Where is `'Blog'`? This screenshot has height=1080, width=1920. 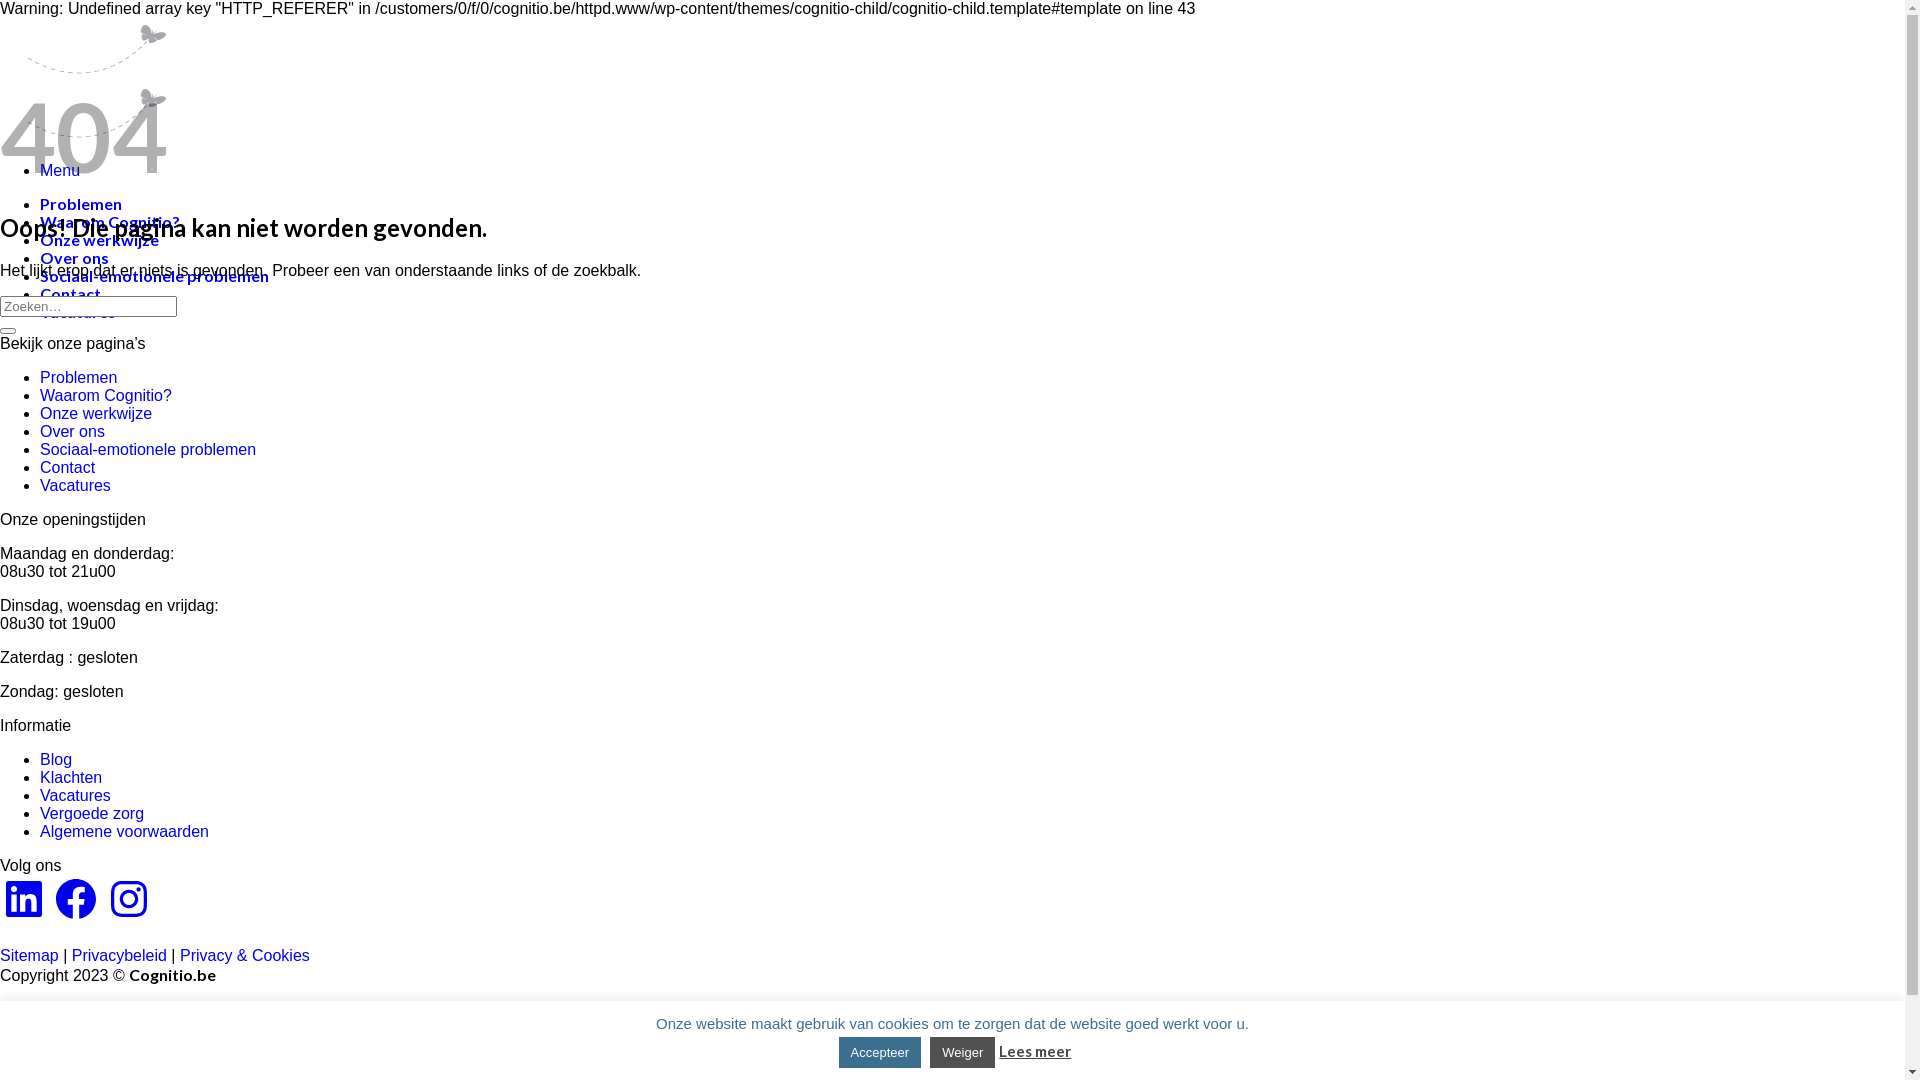 'Blog' is located at coordinates (56, 759).